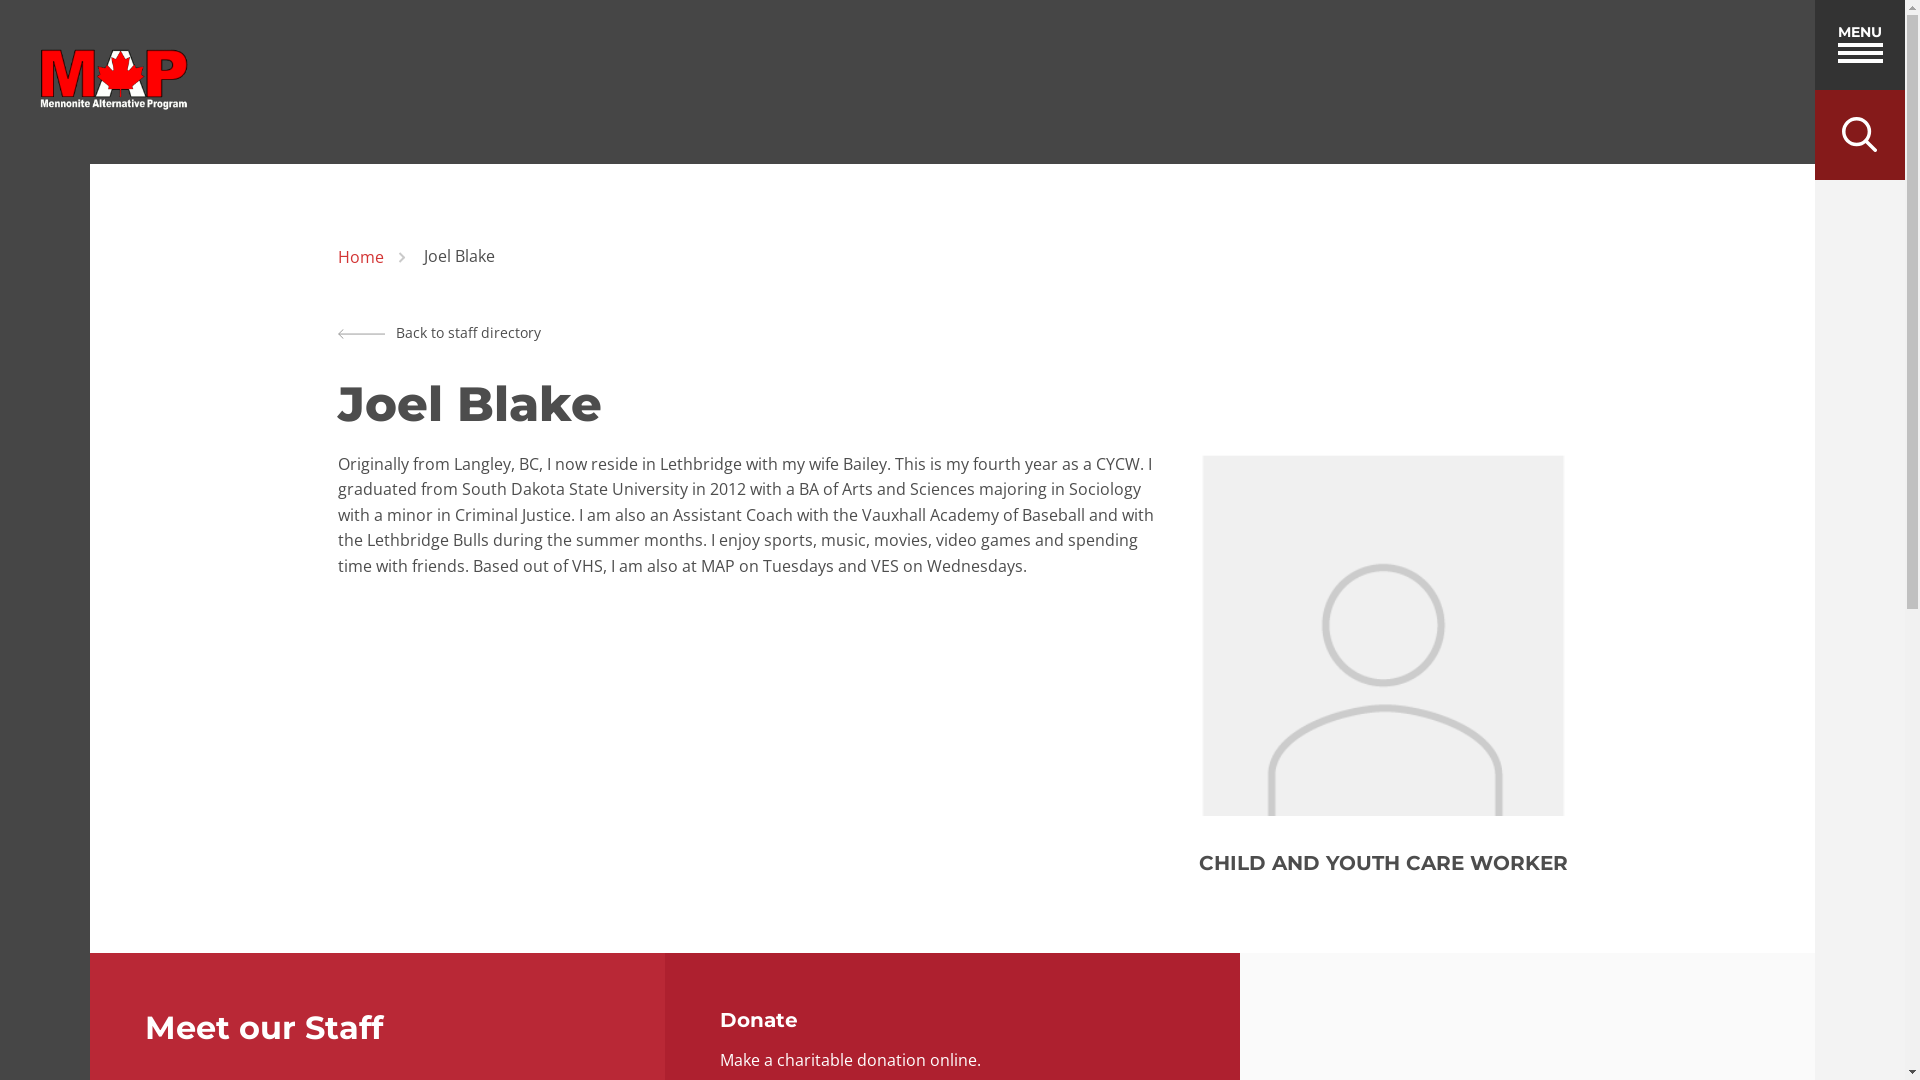  Describe the element at coordinates (1859, 45) in the screenshot. I see `'MENU'` at that location.